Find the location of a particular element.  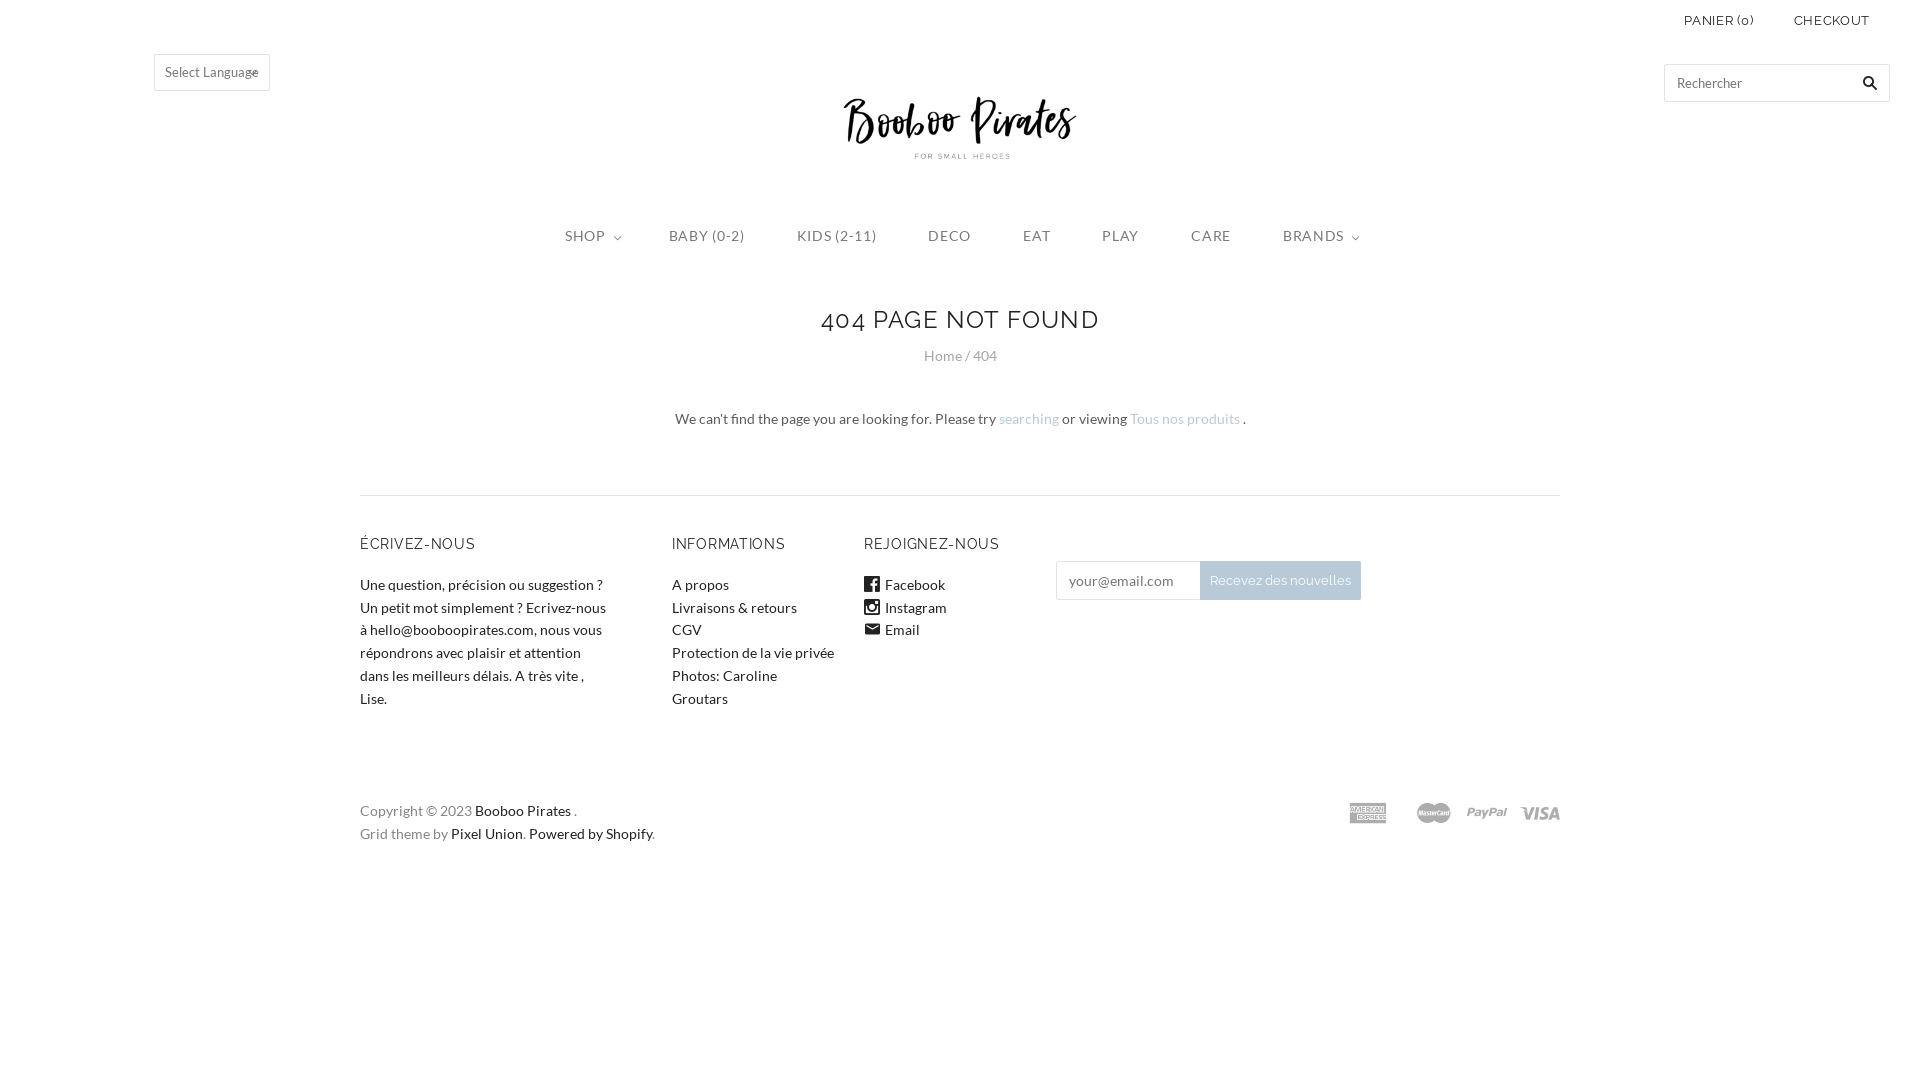

'A propos' is located at coordinates (700, 584).